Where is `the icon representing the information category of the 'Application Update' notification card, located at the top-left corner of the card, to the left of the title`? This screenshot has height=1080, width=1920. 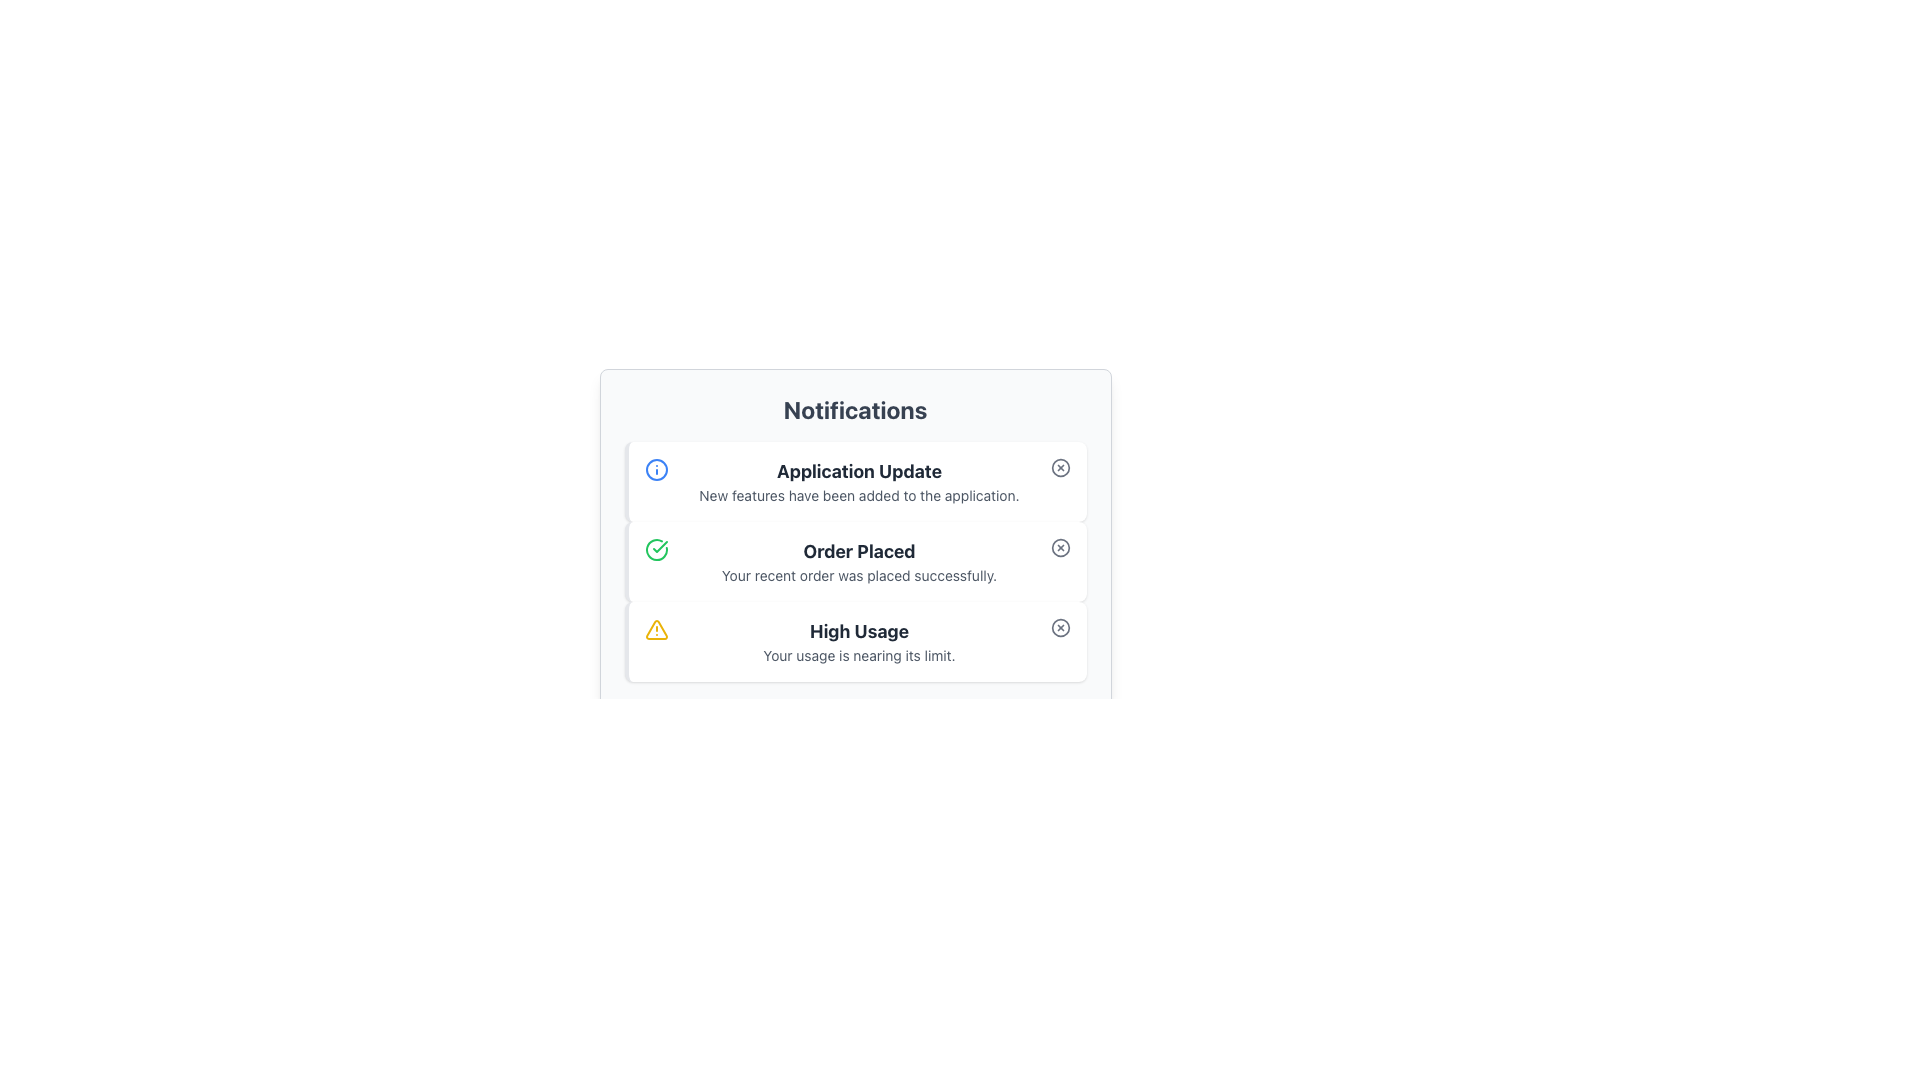
the icon representing the information category of the 'Application Update' notification card, located at the top-left corner of the card, to the left of the title is located at coordinates (656, 470).